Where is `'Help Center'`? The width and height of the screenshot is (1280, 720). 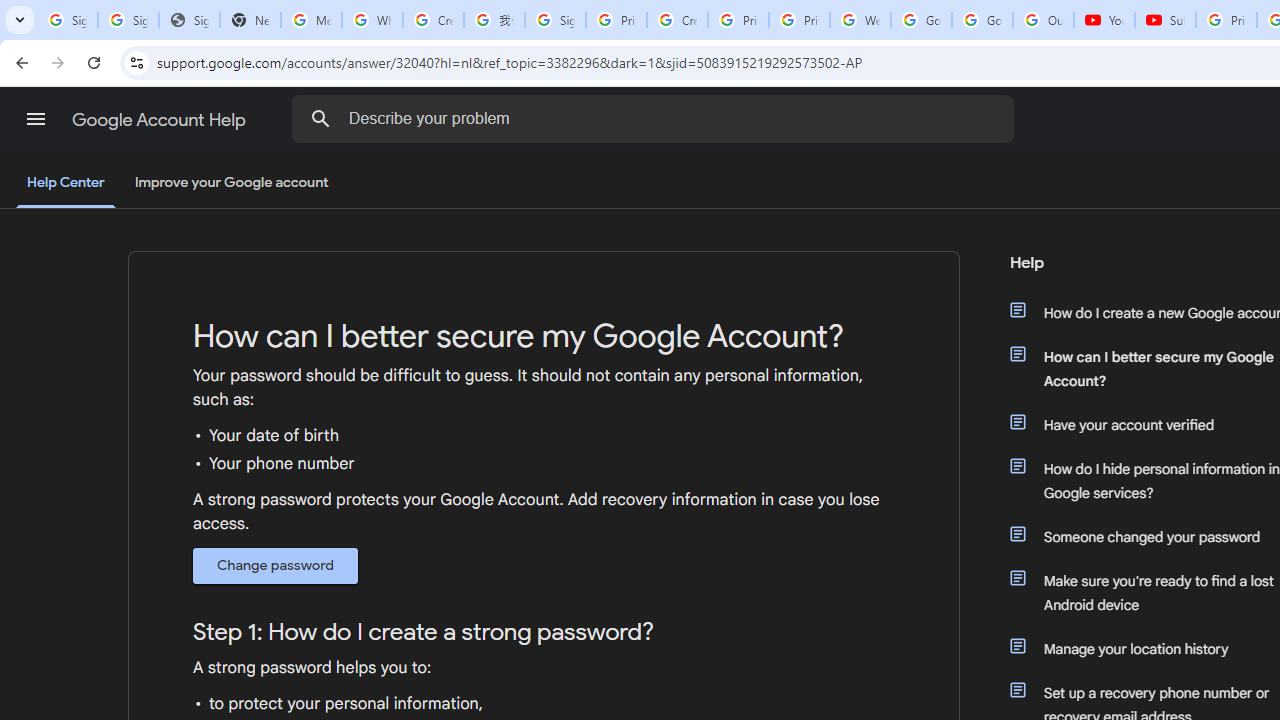
'Help Center' is located at coordinates (65, 183).